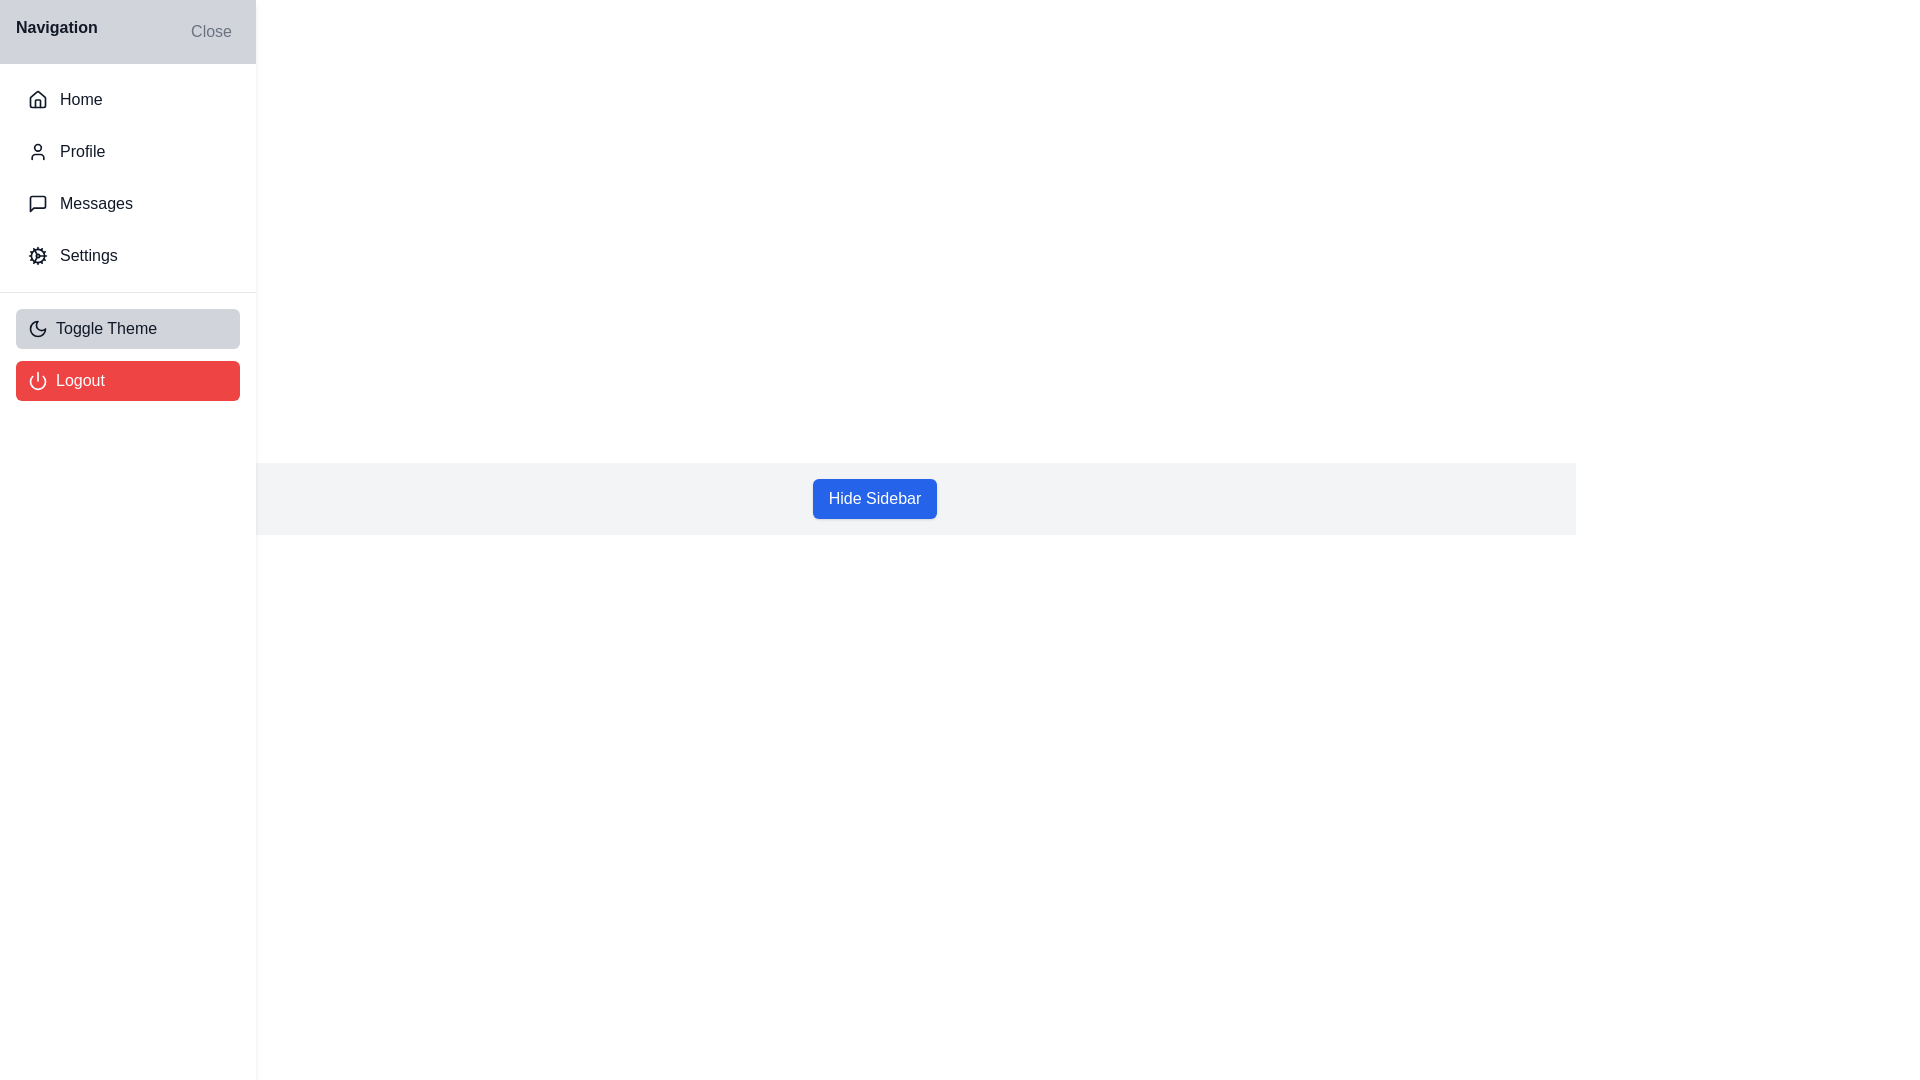  Describe the element at coordinates (127, 327) in the screenshot. I see `the theme toggle button located in the bottom section of the navigation sidebar, just above the red 'Logout' button` at that location.